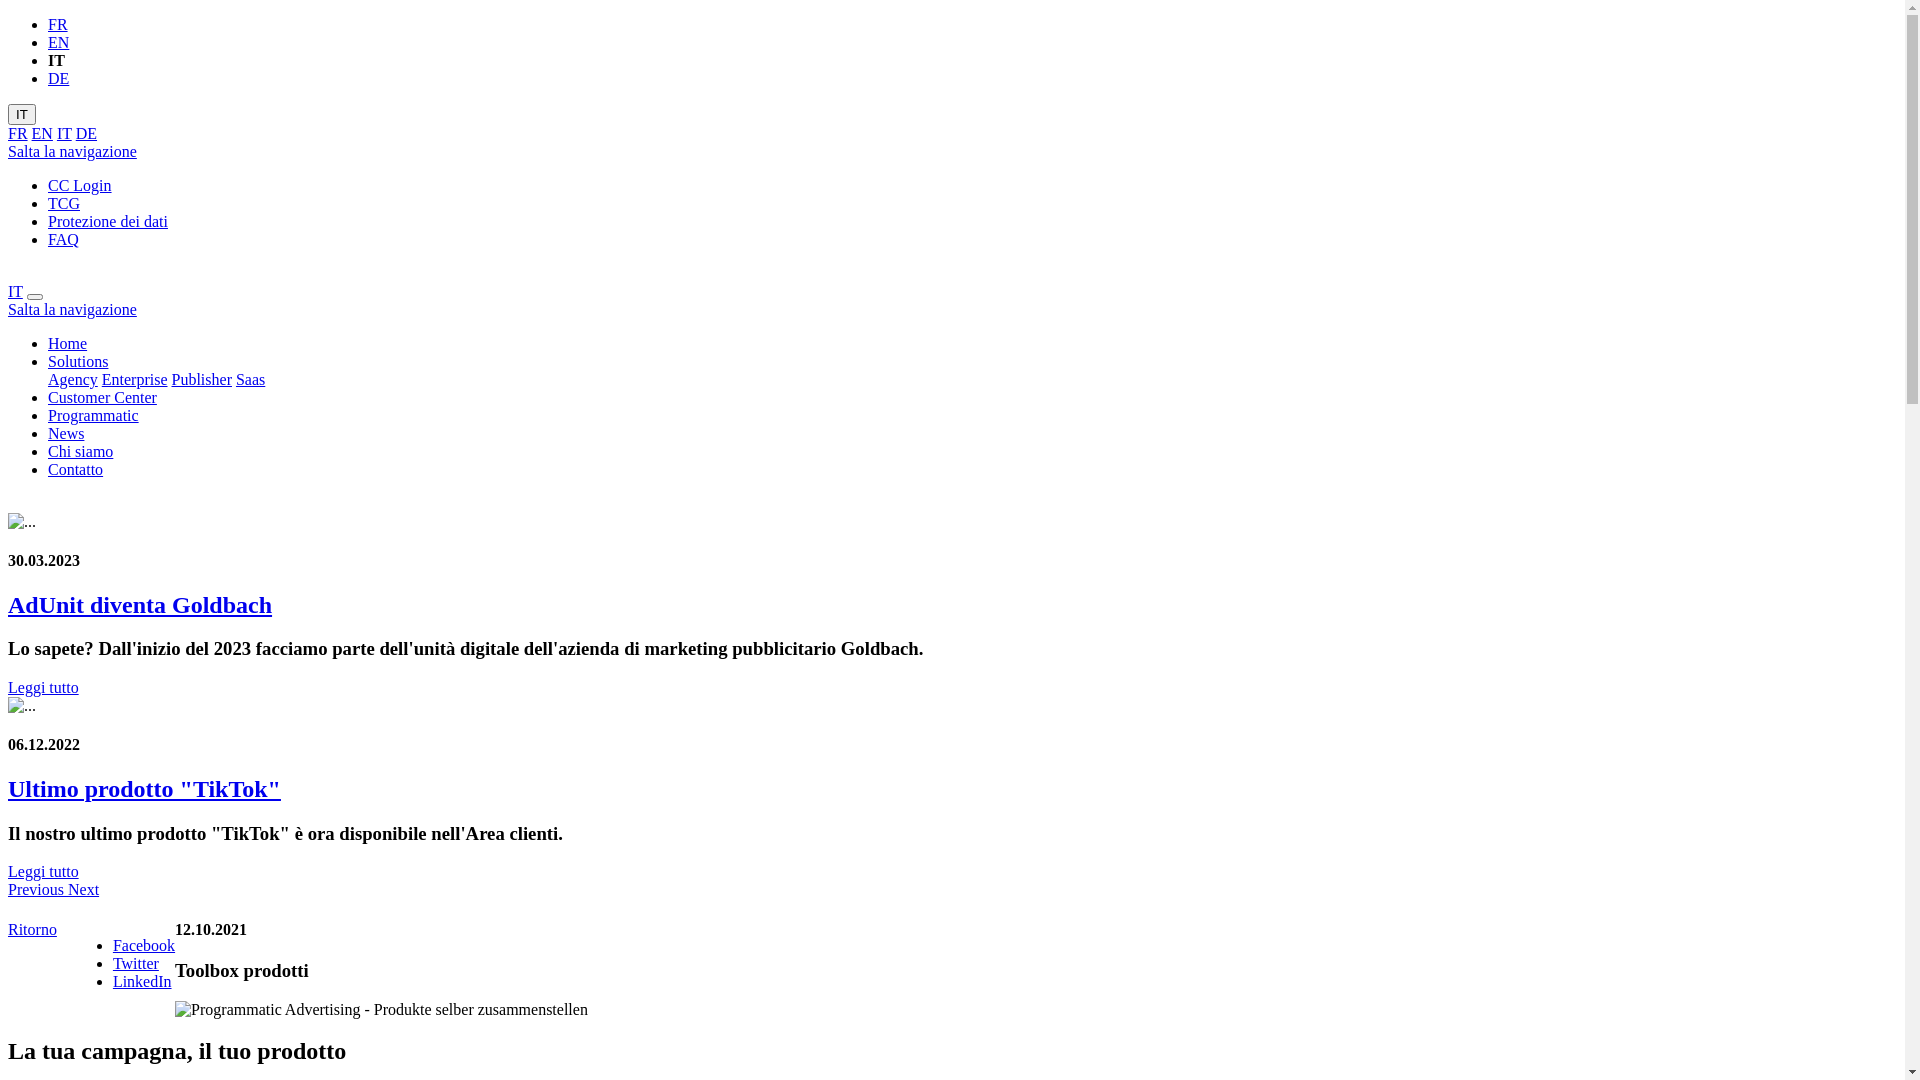  I want to click on 'Enterprise', so click(133, 379).